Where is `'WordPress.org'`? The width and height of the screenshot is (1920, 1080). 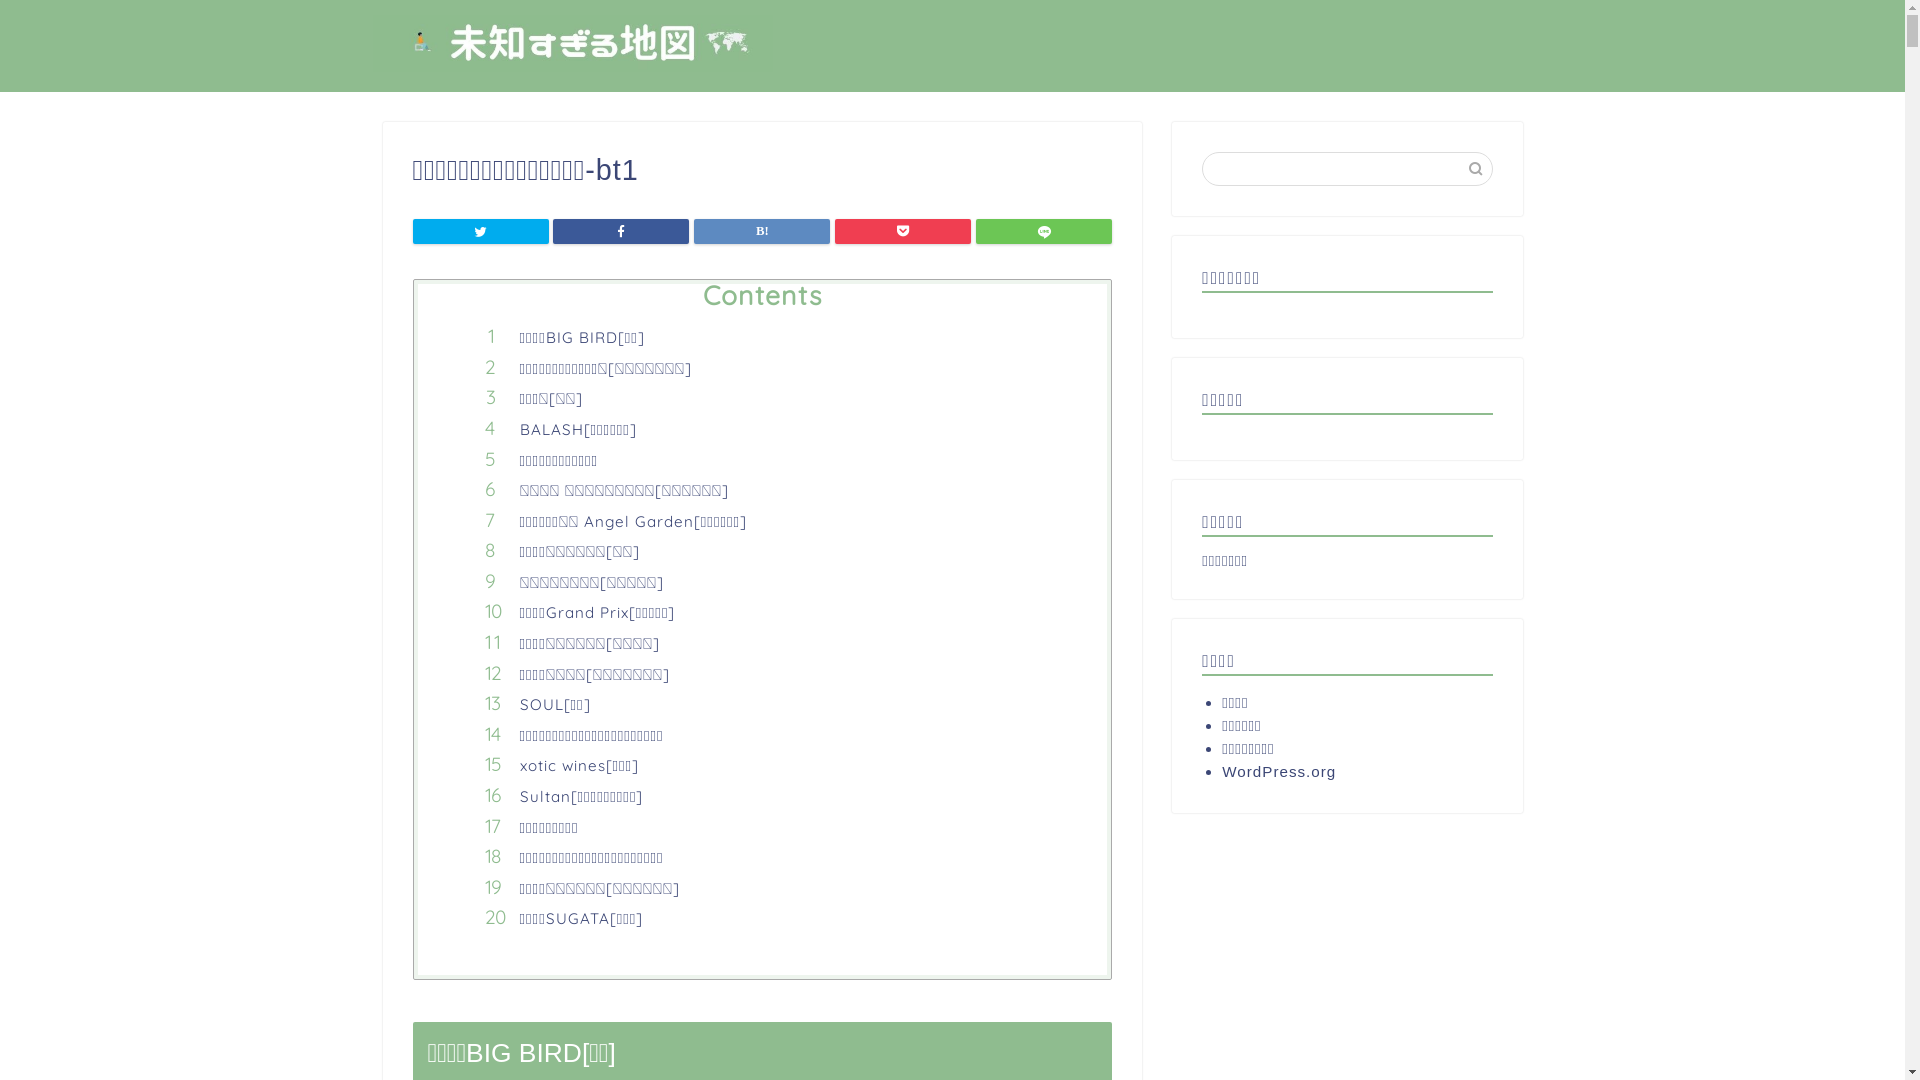 'WordPress.org' is located at coordinates (1348, 770).